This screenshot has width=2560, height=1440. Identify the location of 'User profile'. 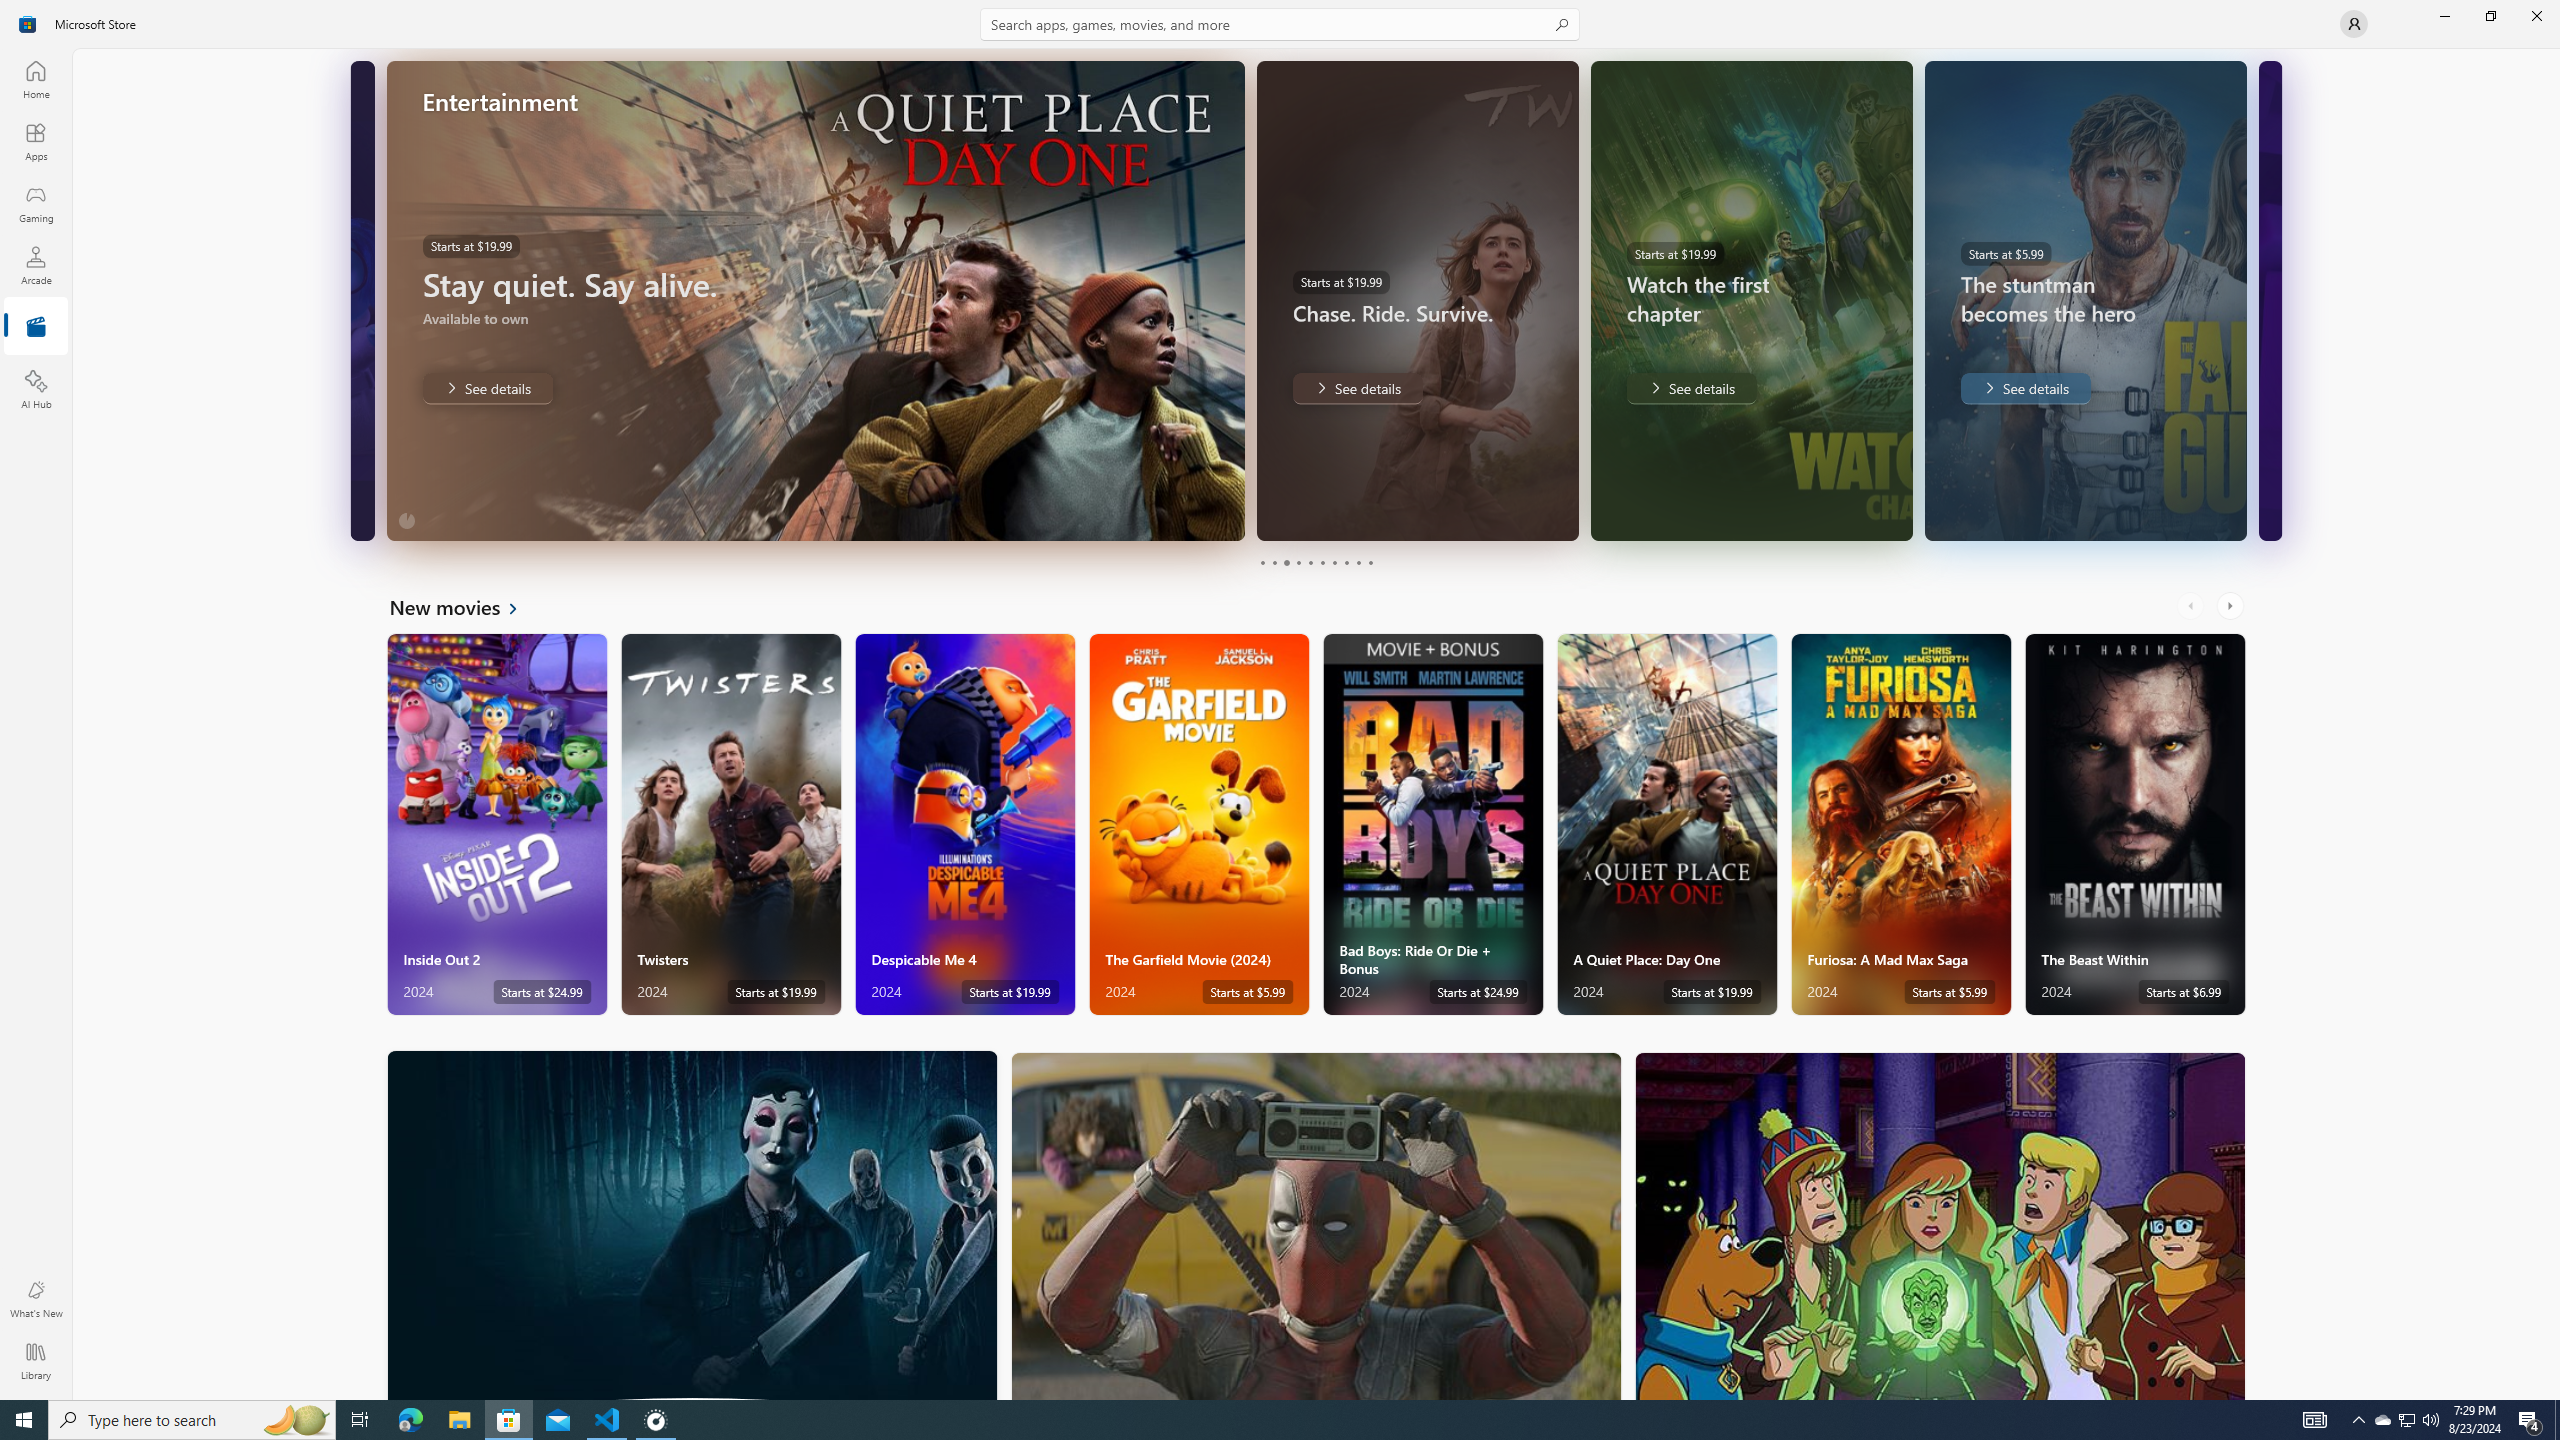
(2352, 22).